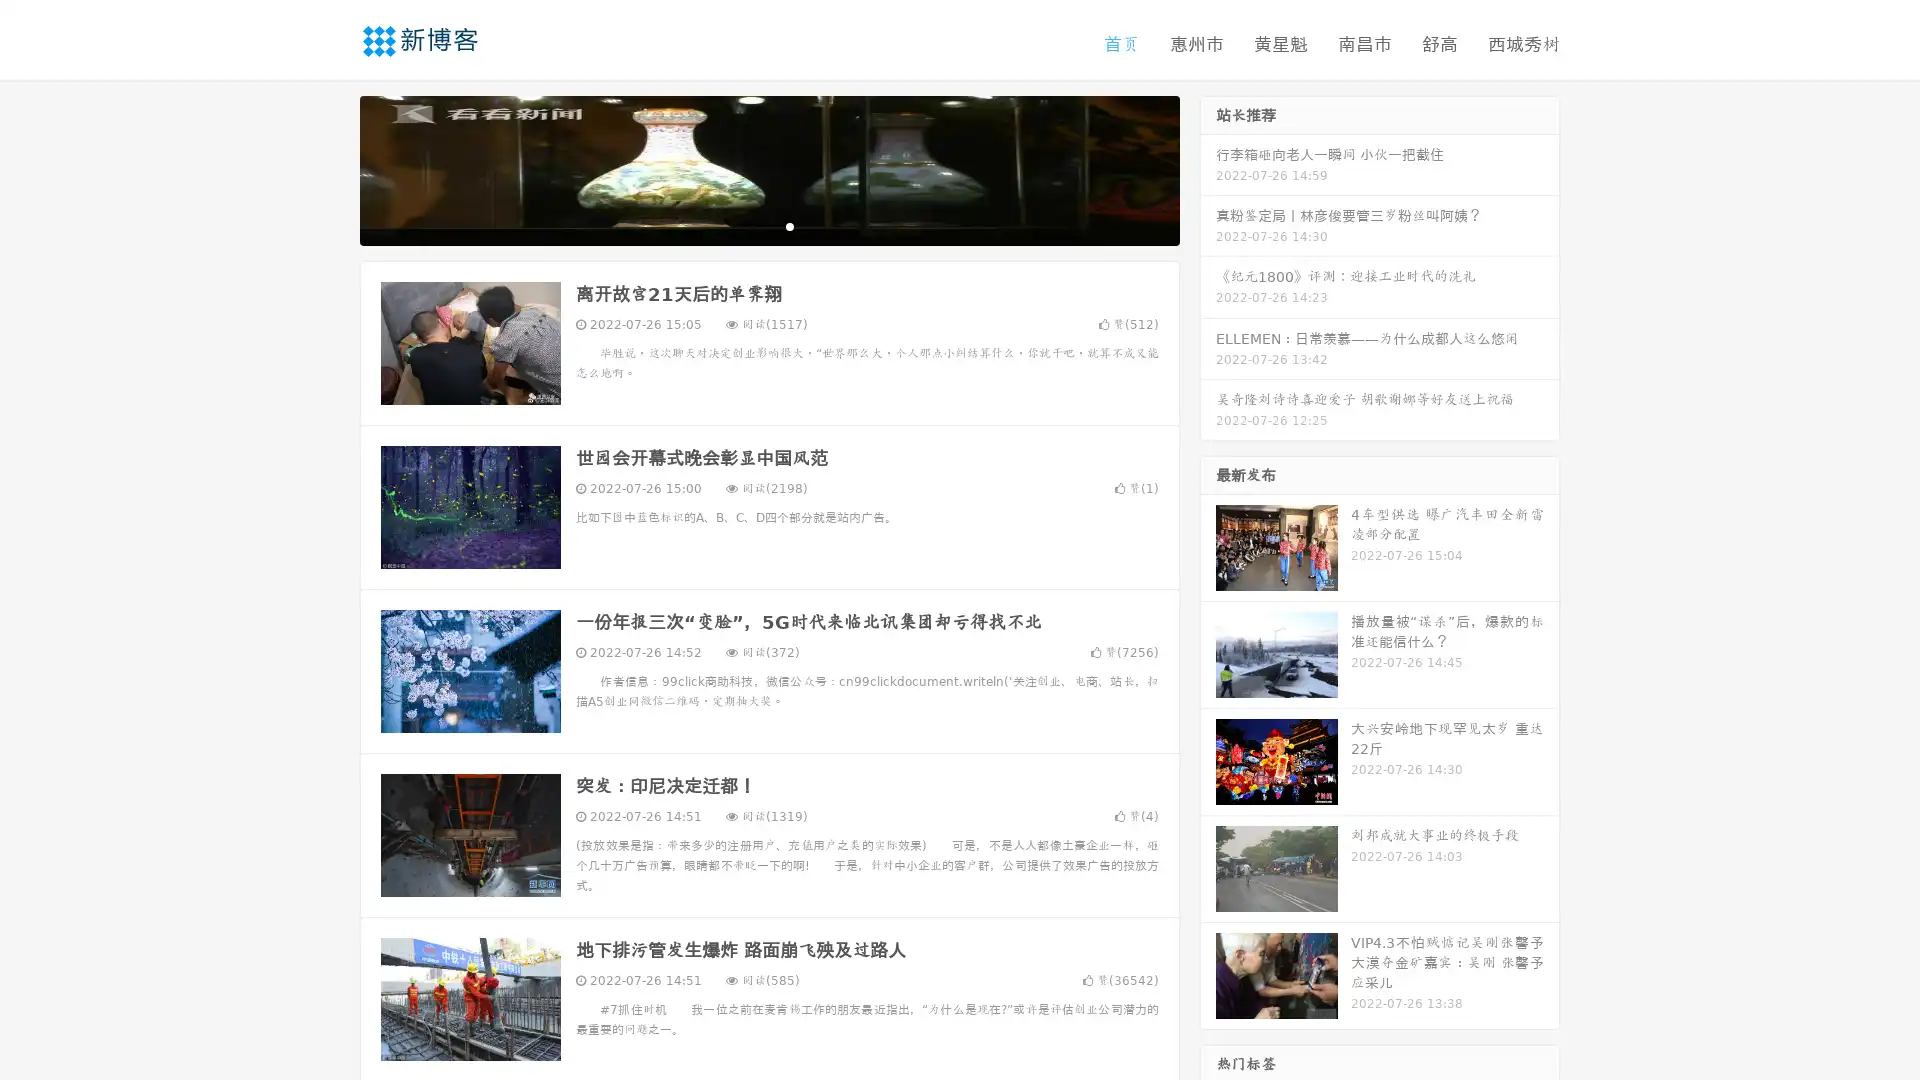 This screenshot has height=1080, width=1920. Describe the element at coordinates (789, 225) in the screenshot. I see `Go to slide 3` at that location.